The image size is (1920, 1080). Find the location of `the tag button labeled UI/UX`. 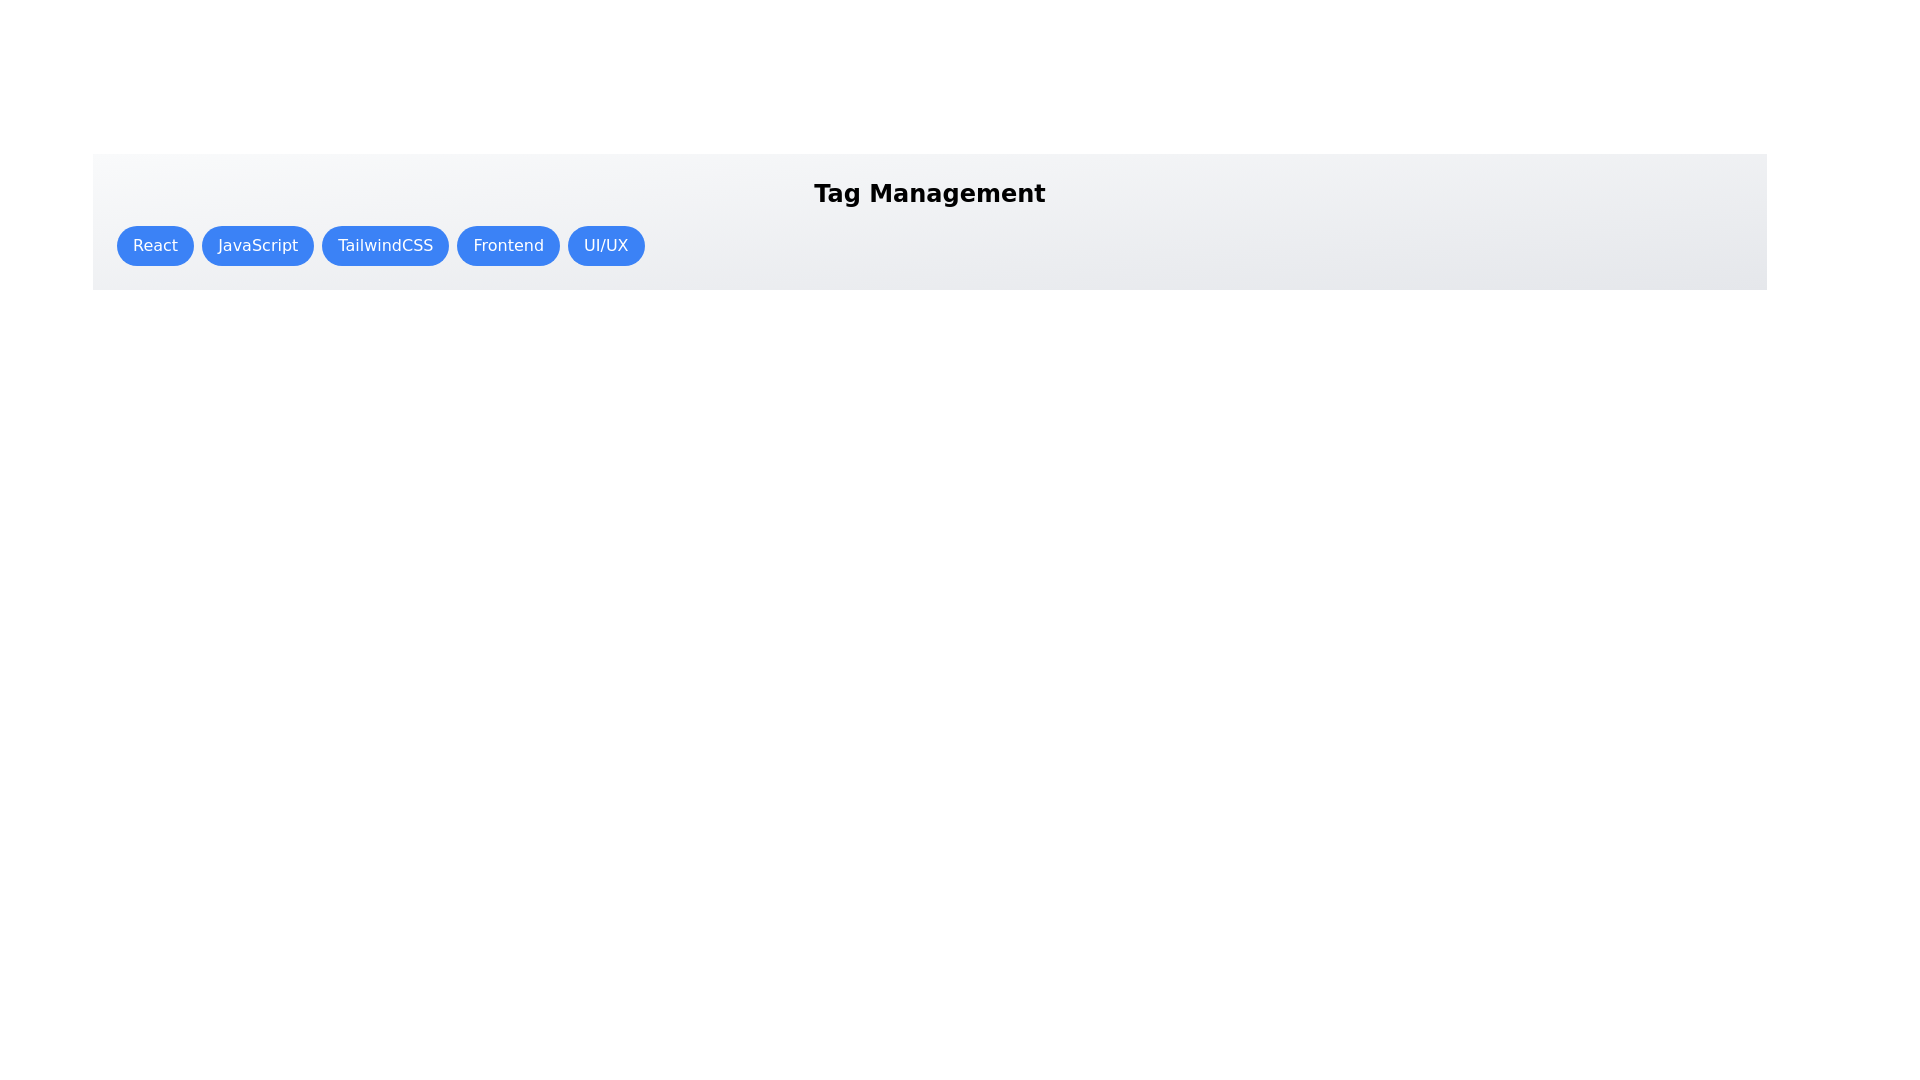

the tag button labeled UI/UX is located at coordinates (605, 245).